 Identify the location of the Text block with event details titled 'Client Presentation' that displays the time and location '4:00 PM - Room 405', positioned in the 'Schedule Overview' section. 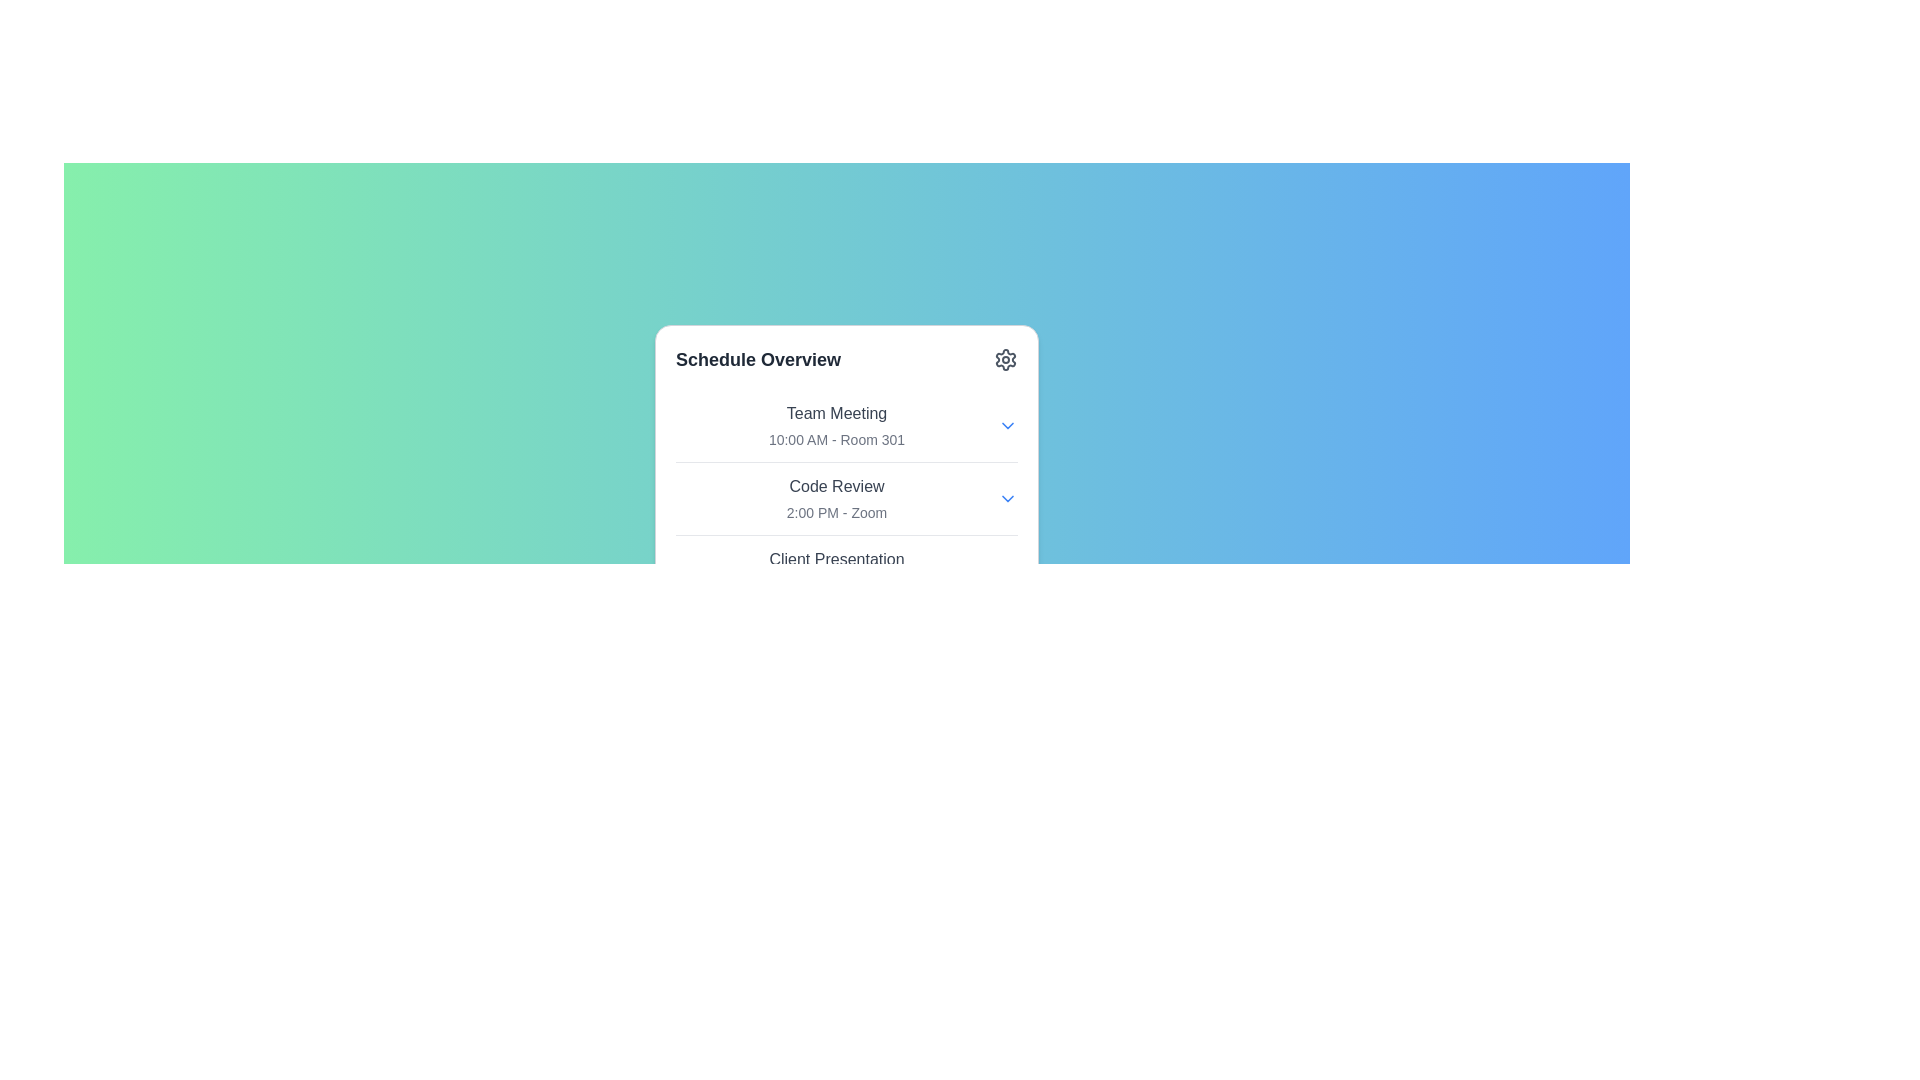
(846, 571).